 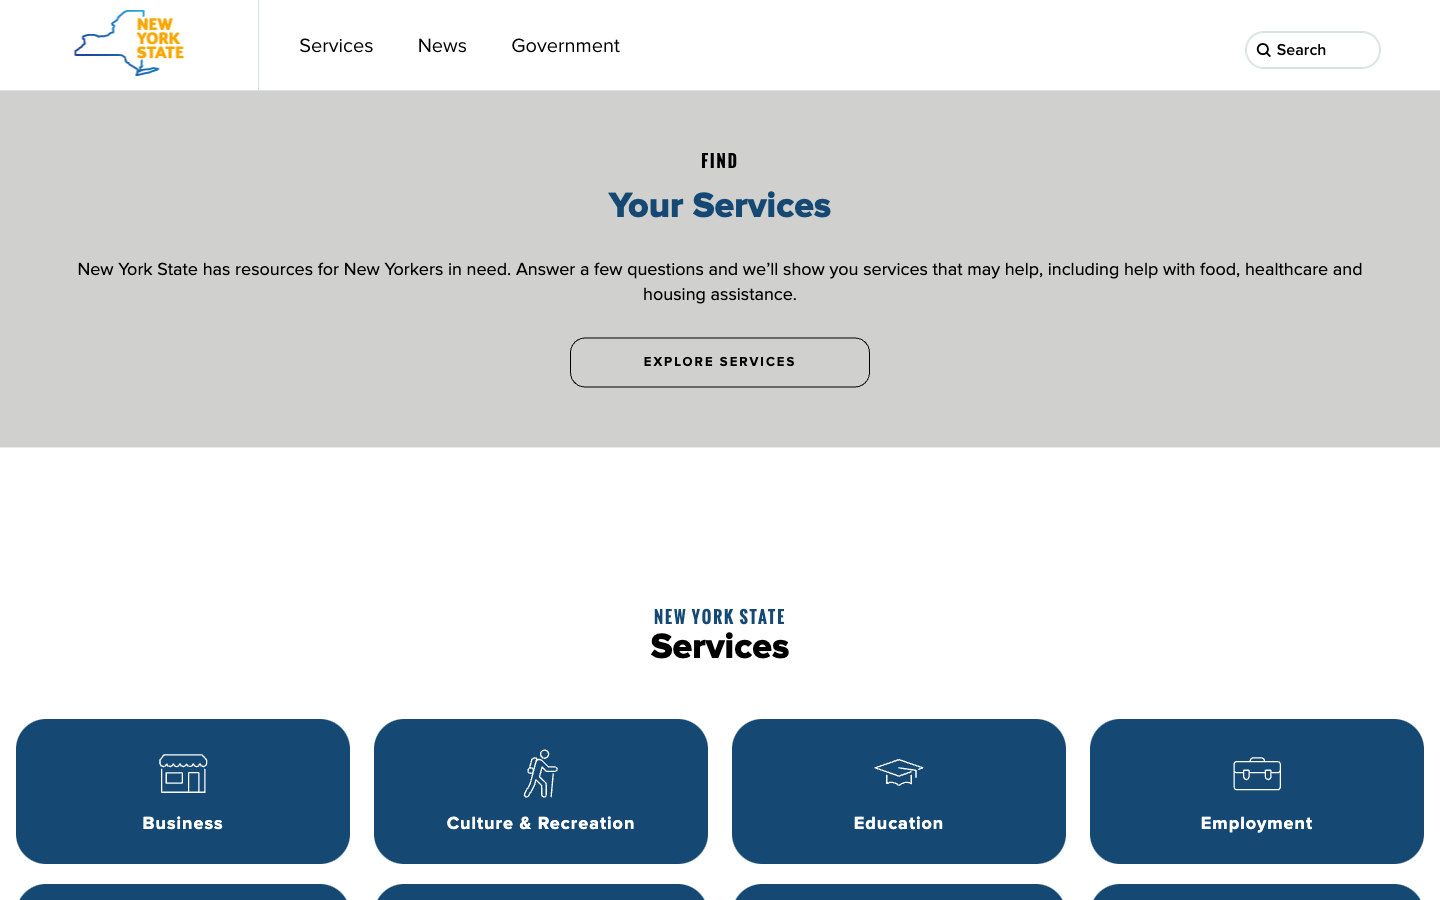 What do you see at coordinates (720, 361) in the screenshot?
I see `Discover additional services by selecting the "Explore Services" option` at bounding box center [720, 361].